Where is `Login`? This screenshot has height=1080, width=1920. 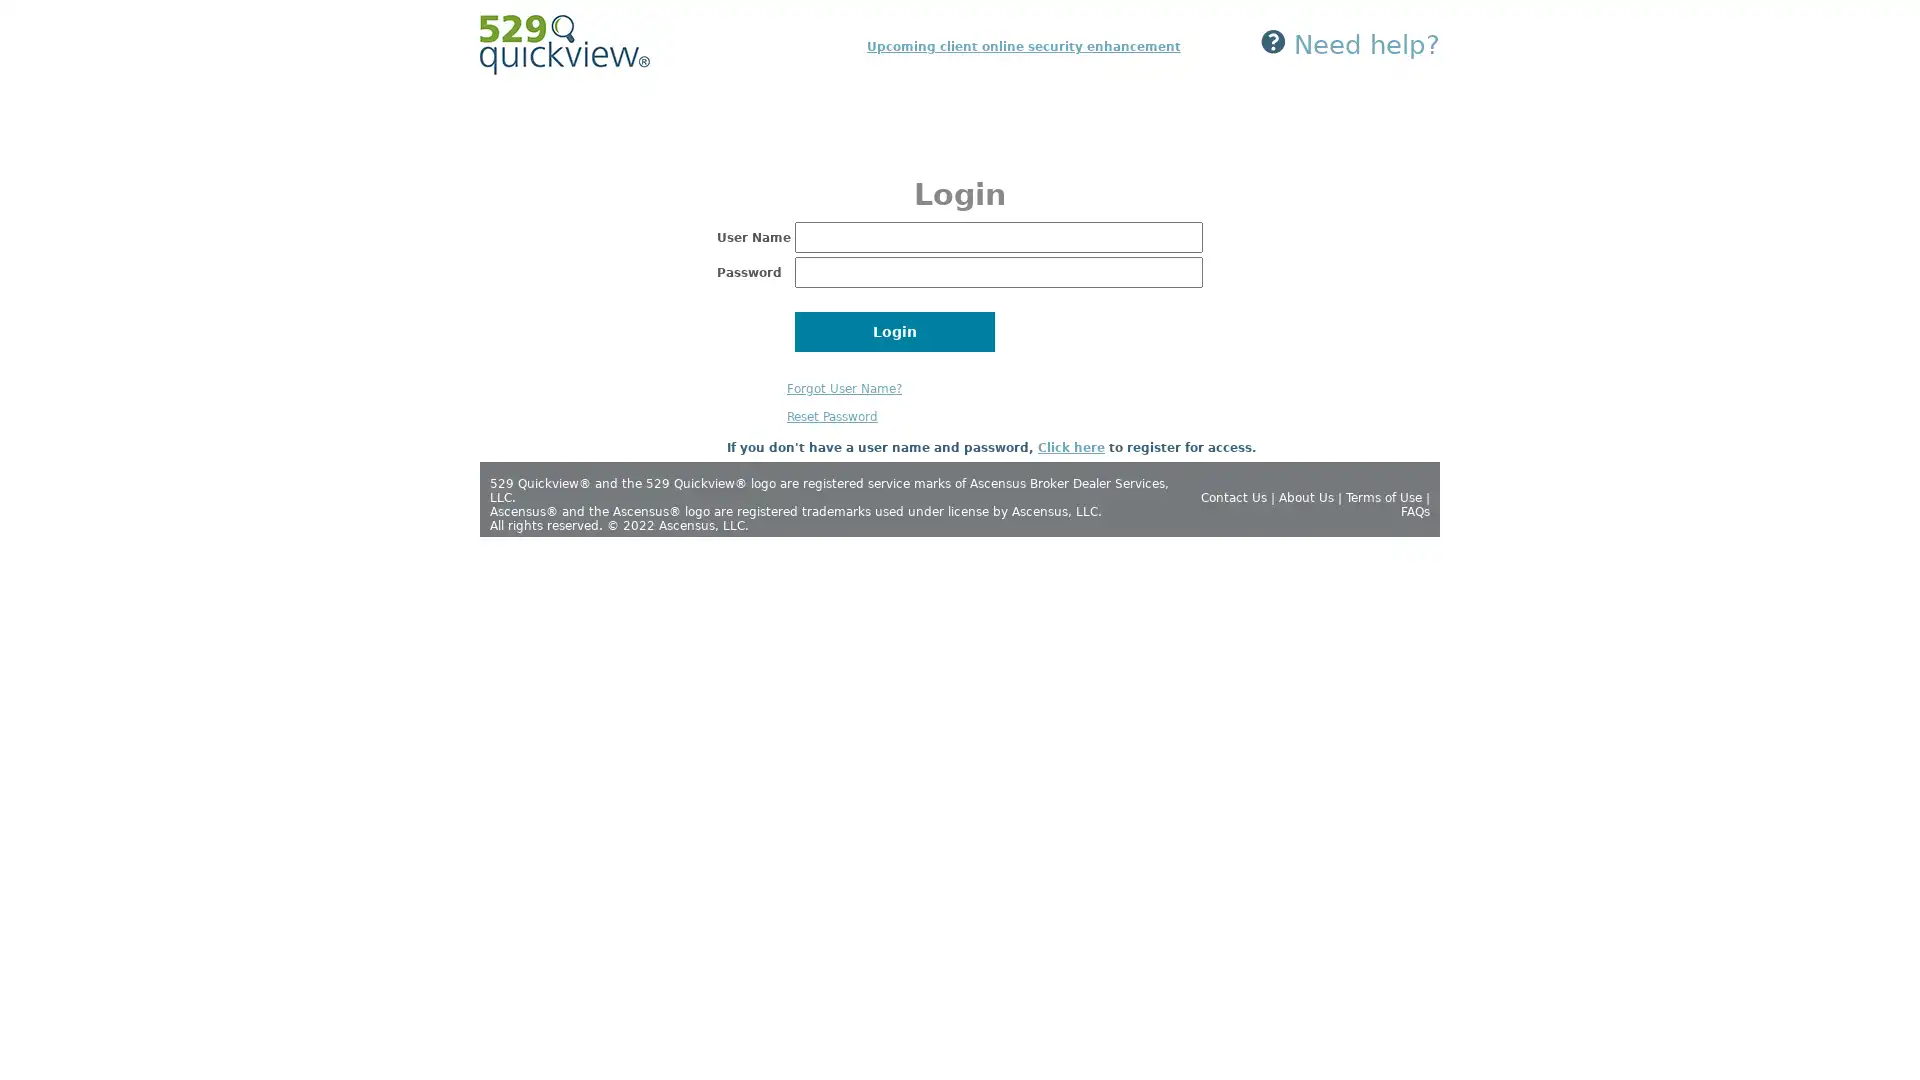 Login is located at coordinates (893, 330).